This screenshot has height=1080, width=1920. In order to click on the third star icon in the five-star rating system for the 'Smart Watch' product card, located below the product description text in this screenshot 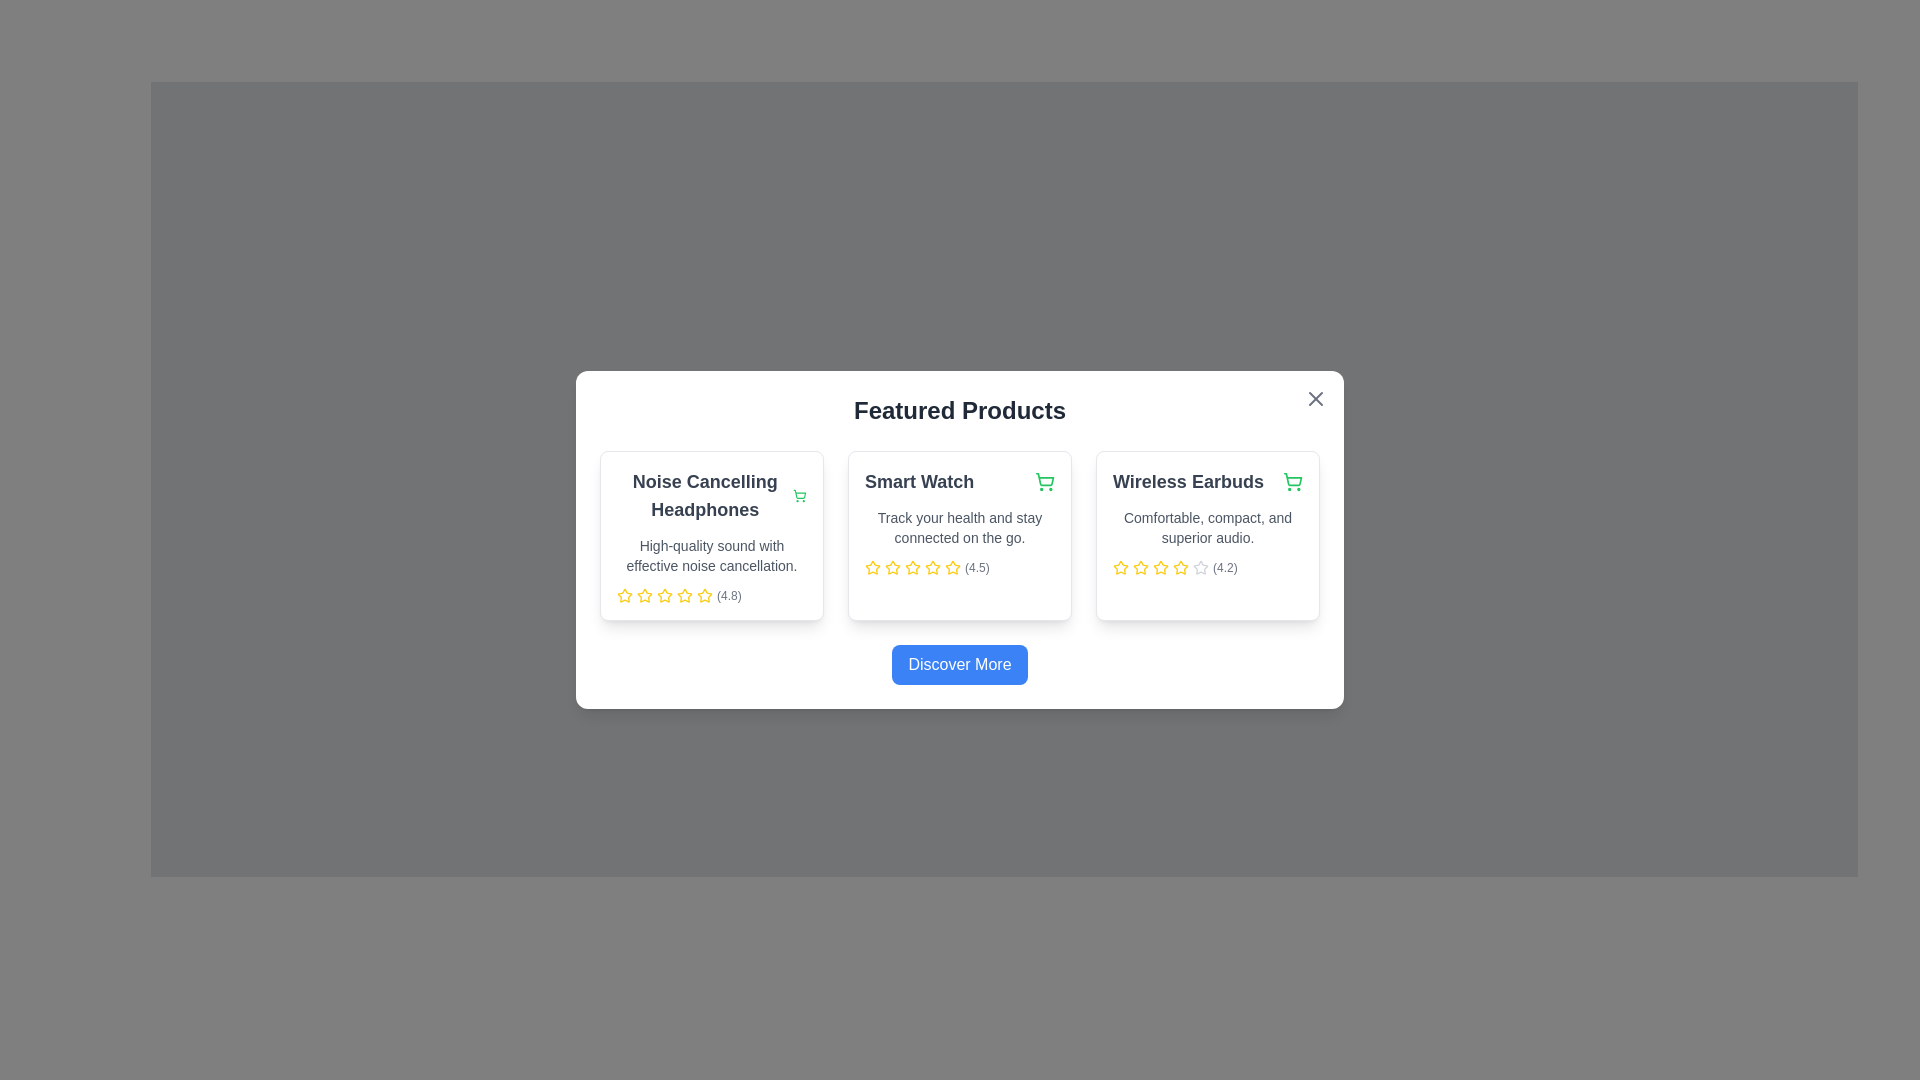, I will do `click(911, 567)`.